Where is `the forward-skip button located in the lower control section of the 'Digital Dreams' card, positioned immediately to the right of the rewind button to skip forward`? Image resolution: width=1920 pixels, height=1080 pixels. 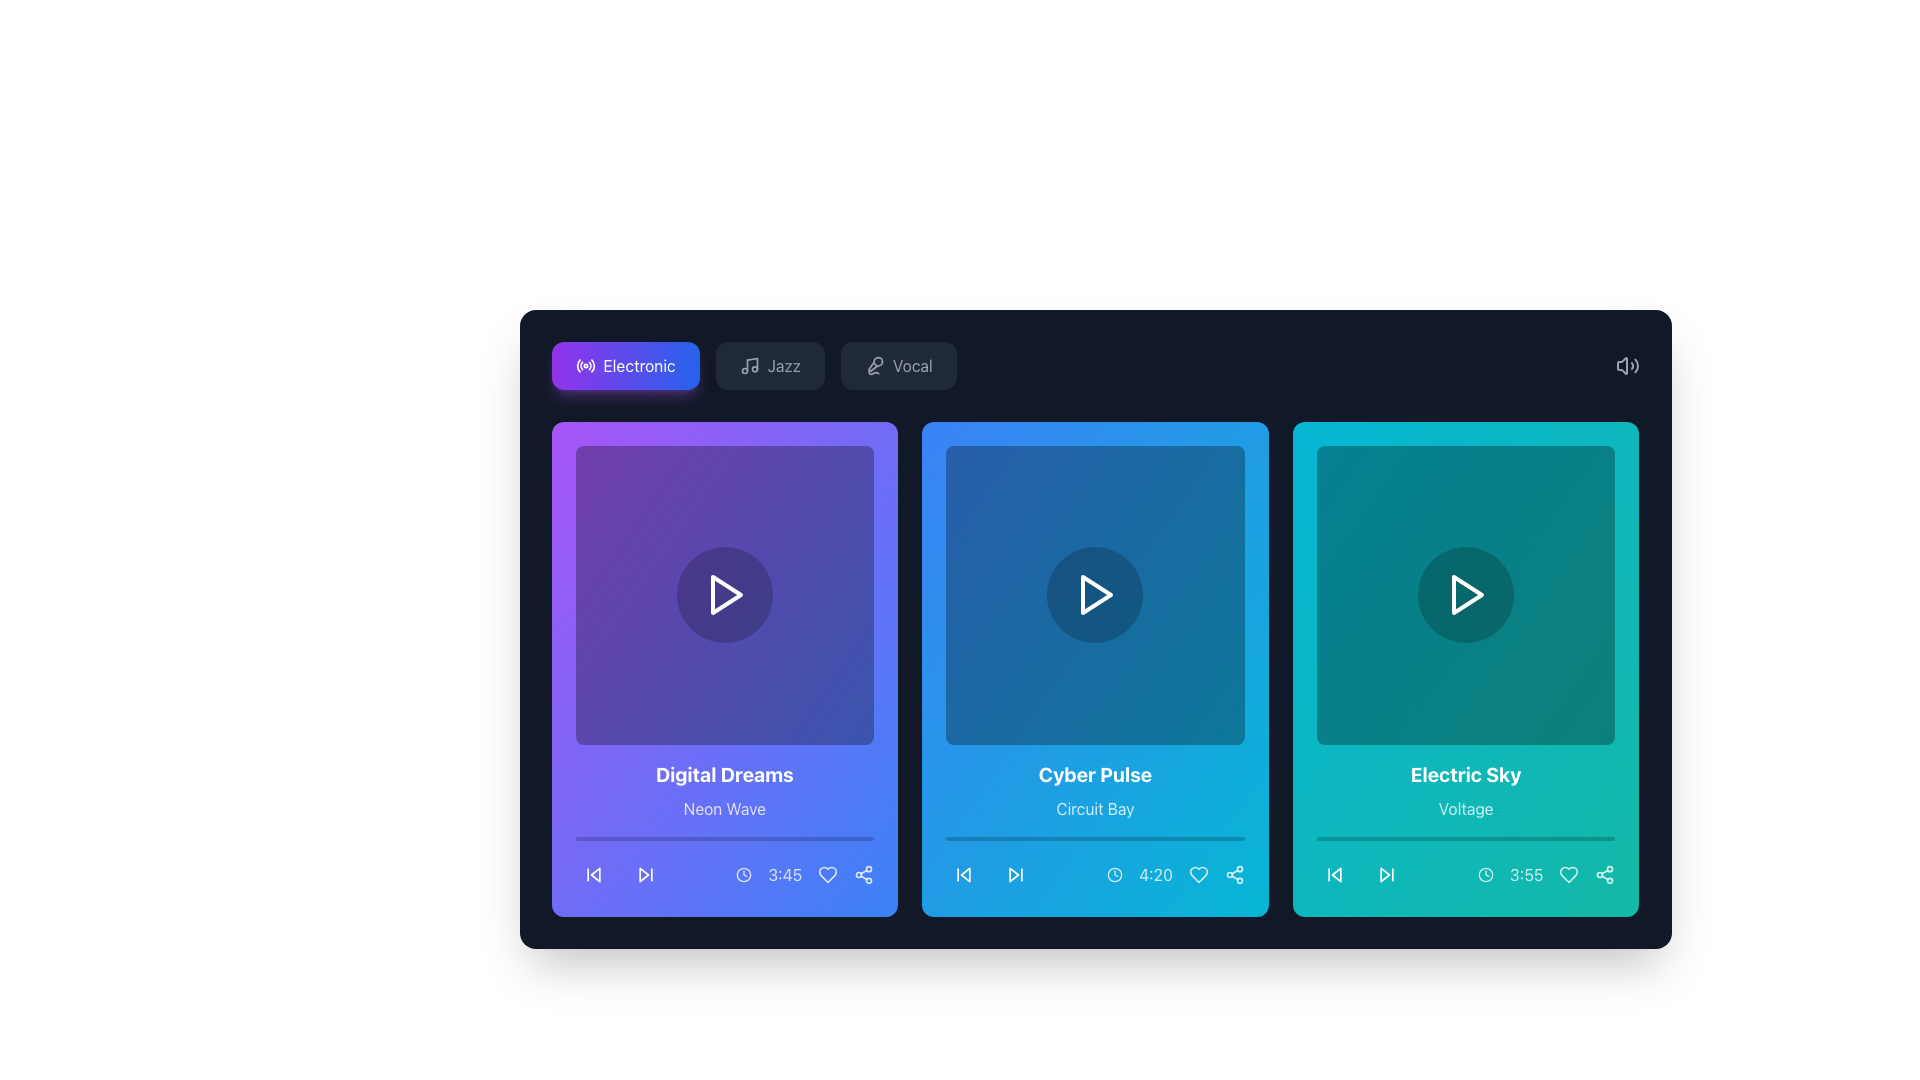 the forward-skip button located in the lower control section of the 'Digital Dreams' card, positioned immediately to the right of the rewind button to skip forward is located at coordinates (645, 873).